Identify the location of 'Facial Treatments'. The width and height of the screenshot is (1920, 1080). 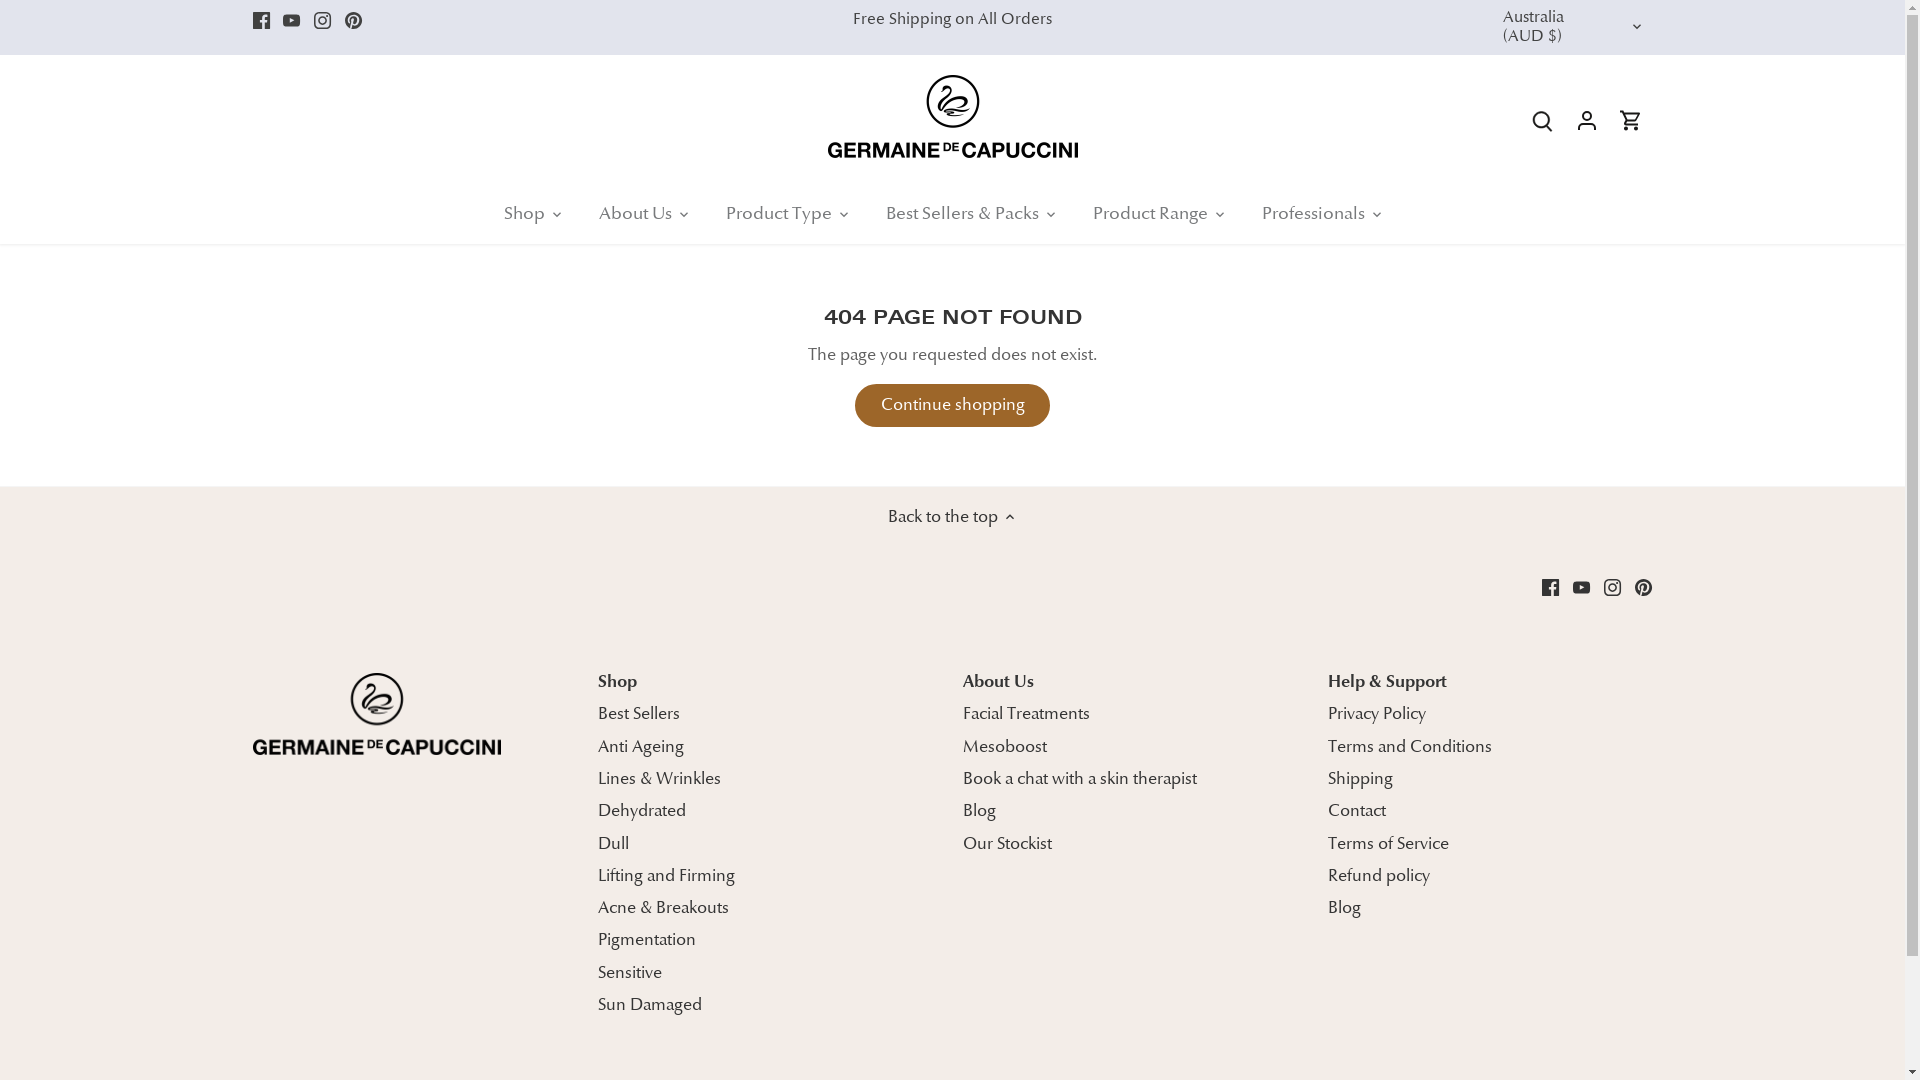
(1026, 712).